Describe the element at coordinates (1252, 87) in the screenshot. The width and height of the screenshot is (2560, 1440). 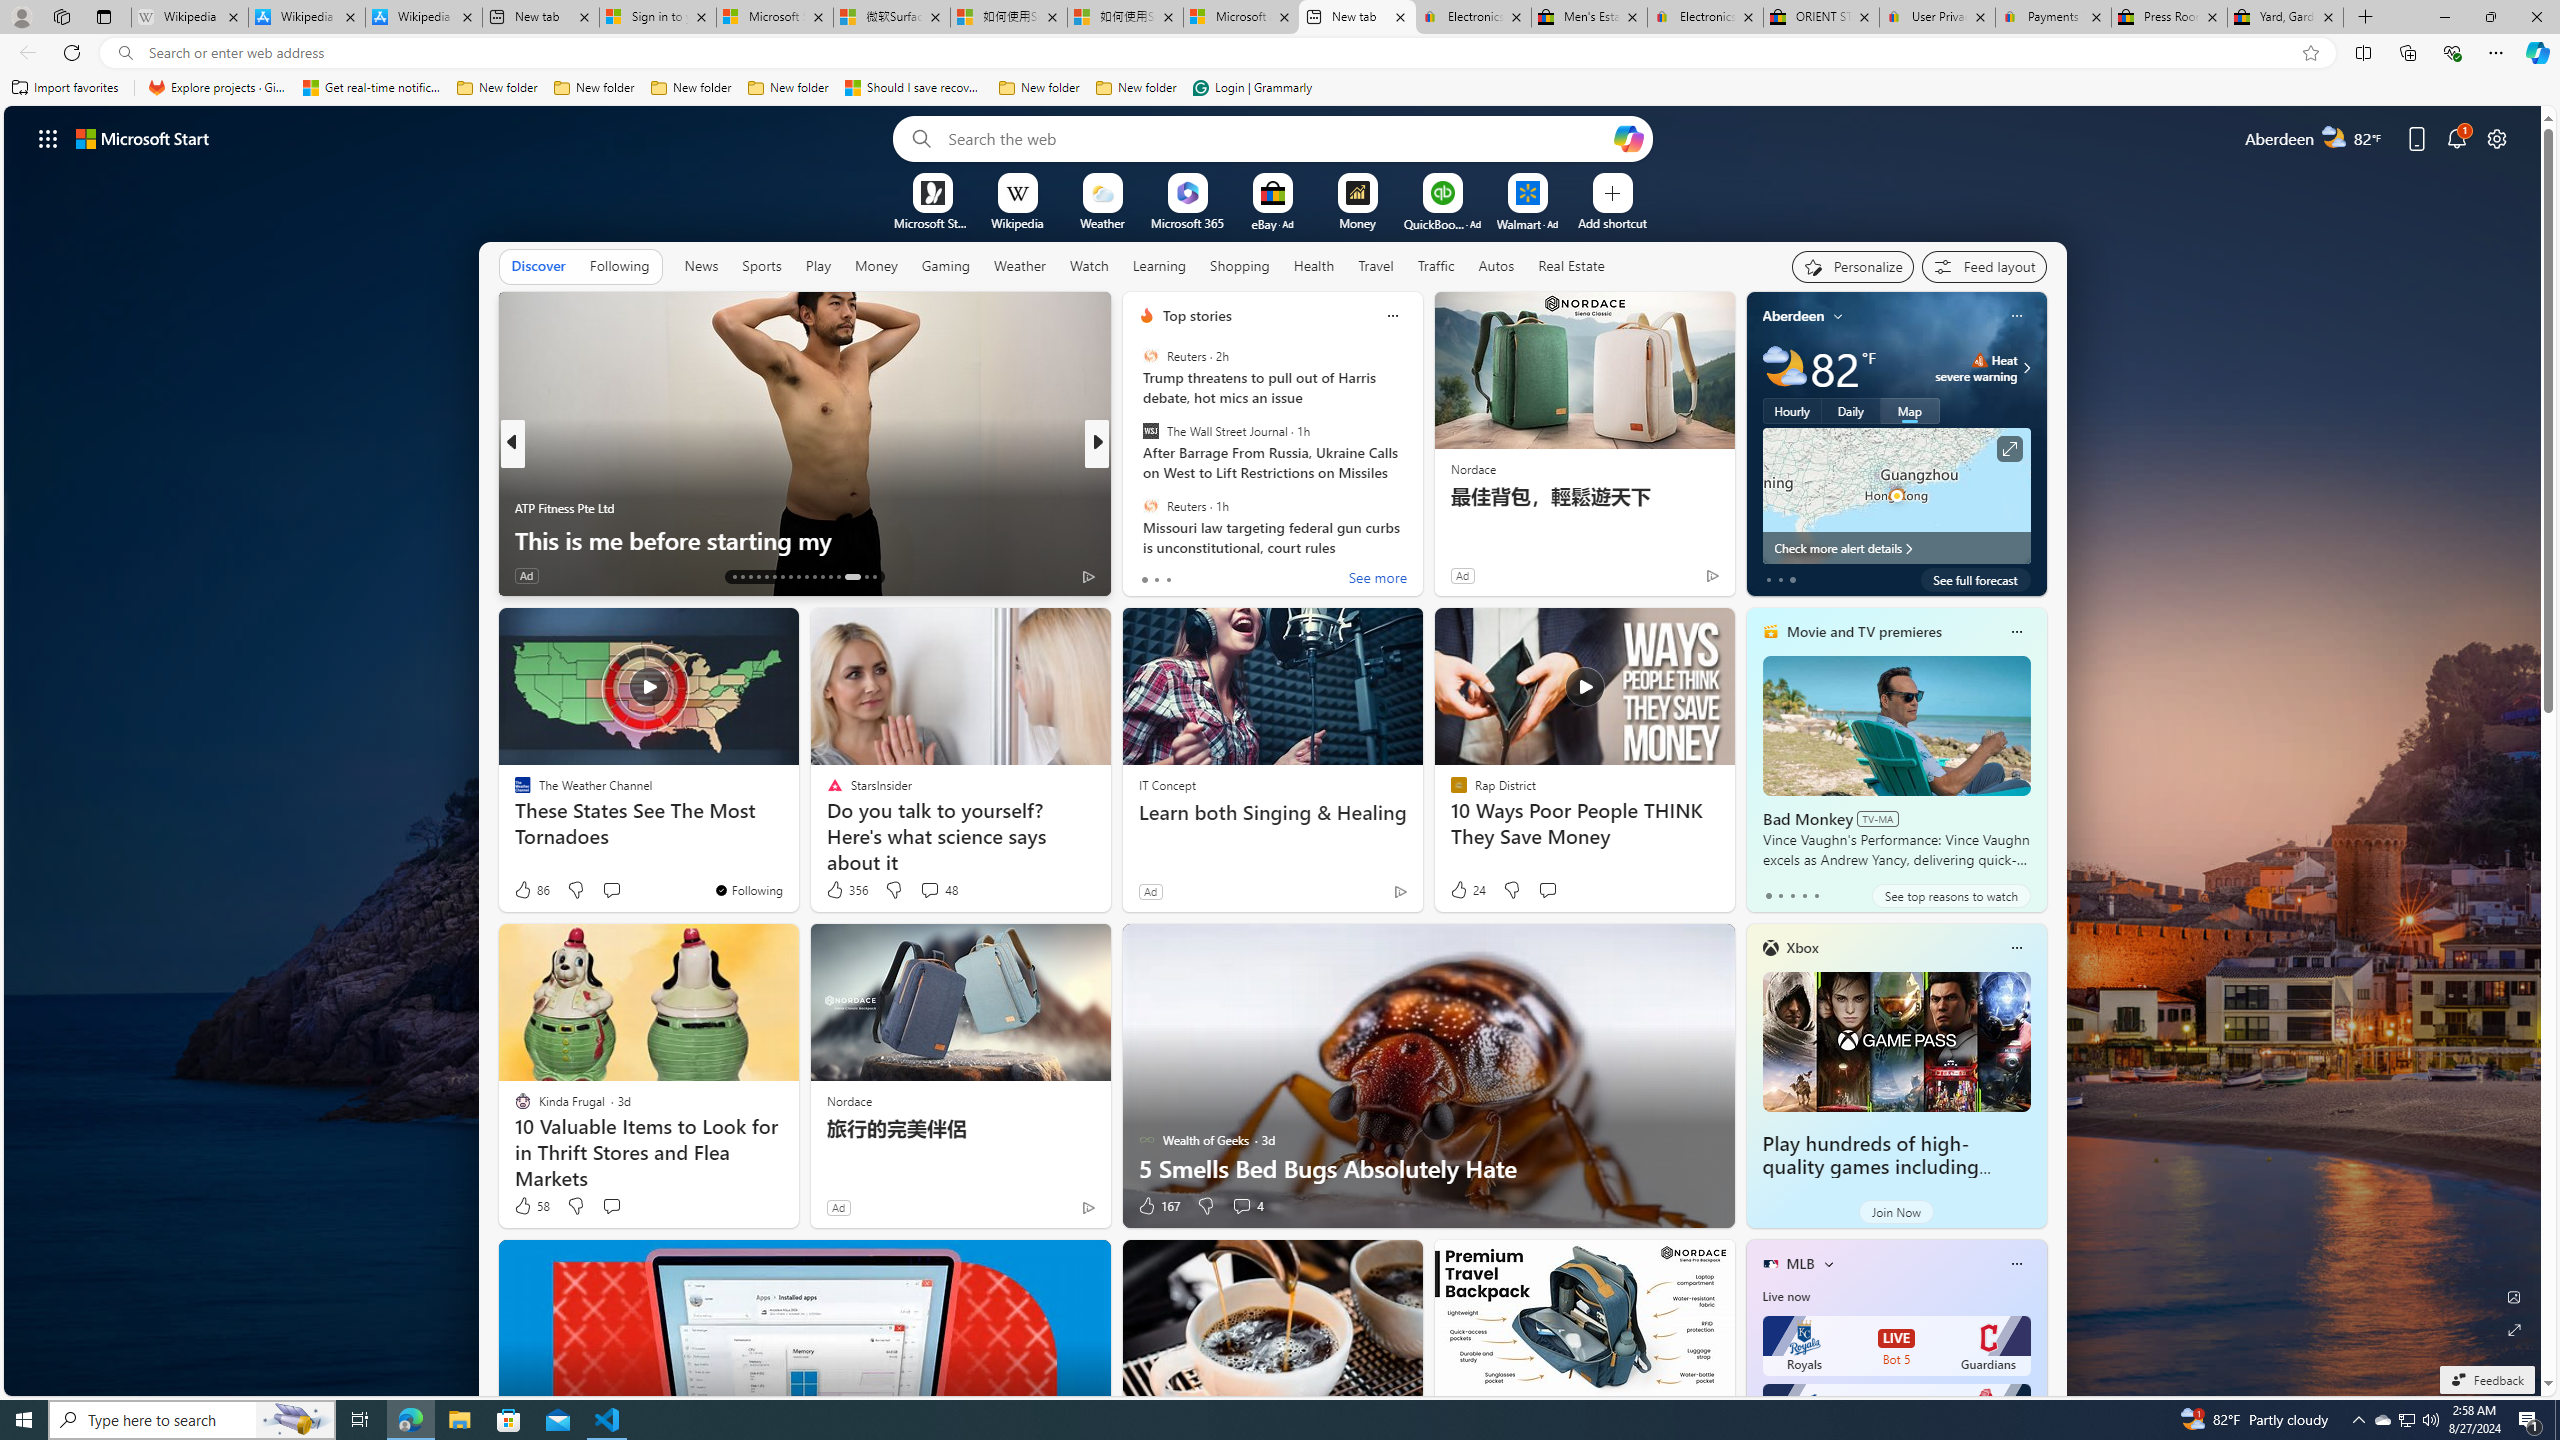
I see `'Login | Grammarly'` at that location.